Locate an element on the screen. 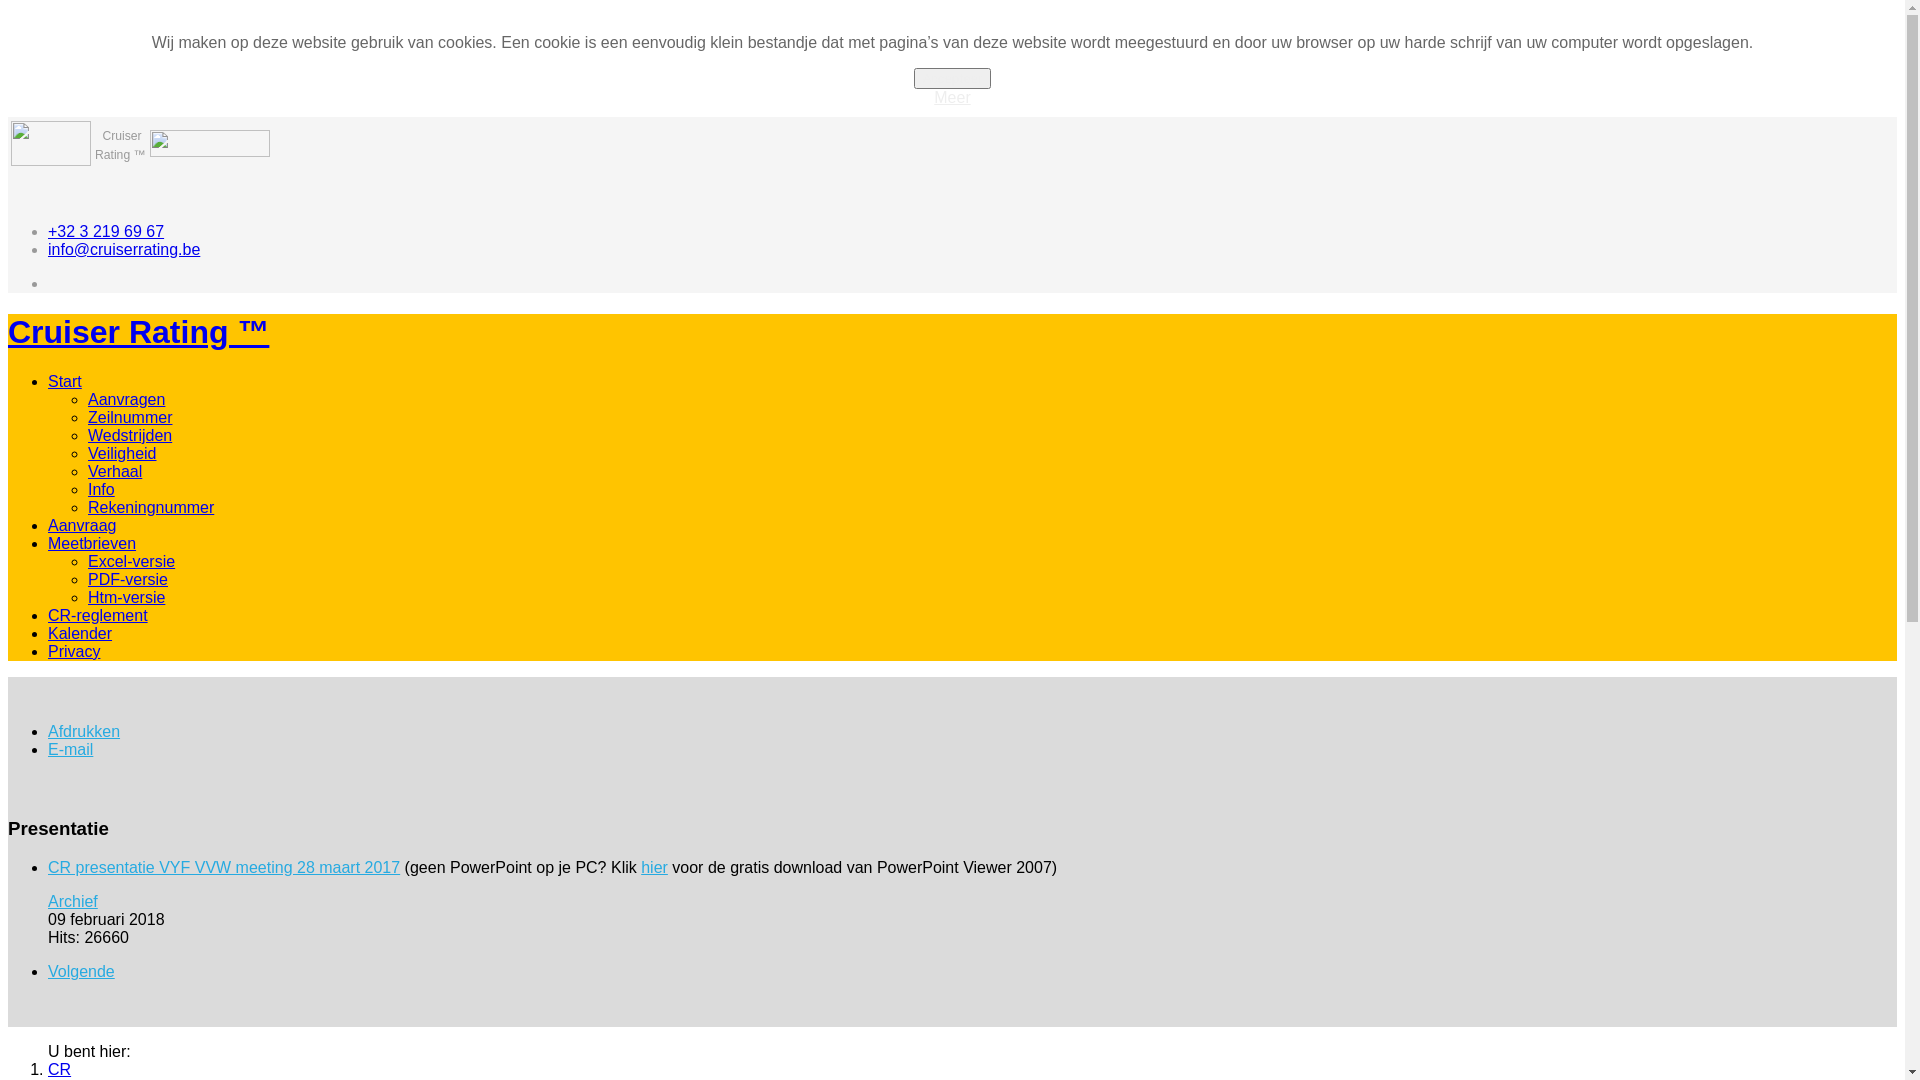 This screenshot has height=1080, width=1920. 'Zeilnummer' is located at coordinates (128, 416).